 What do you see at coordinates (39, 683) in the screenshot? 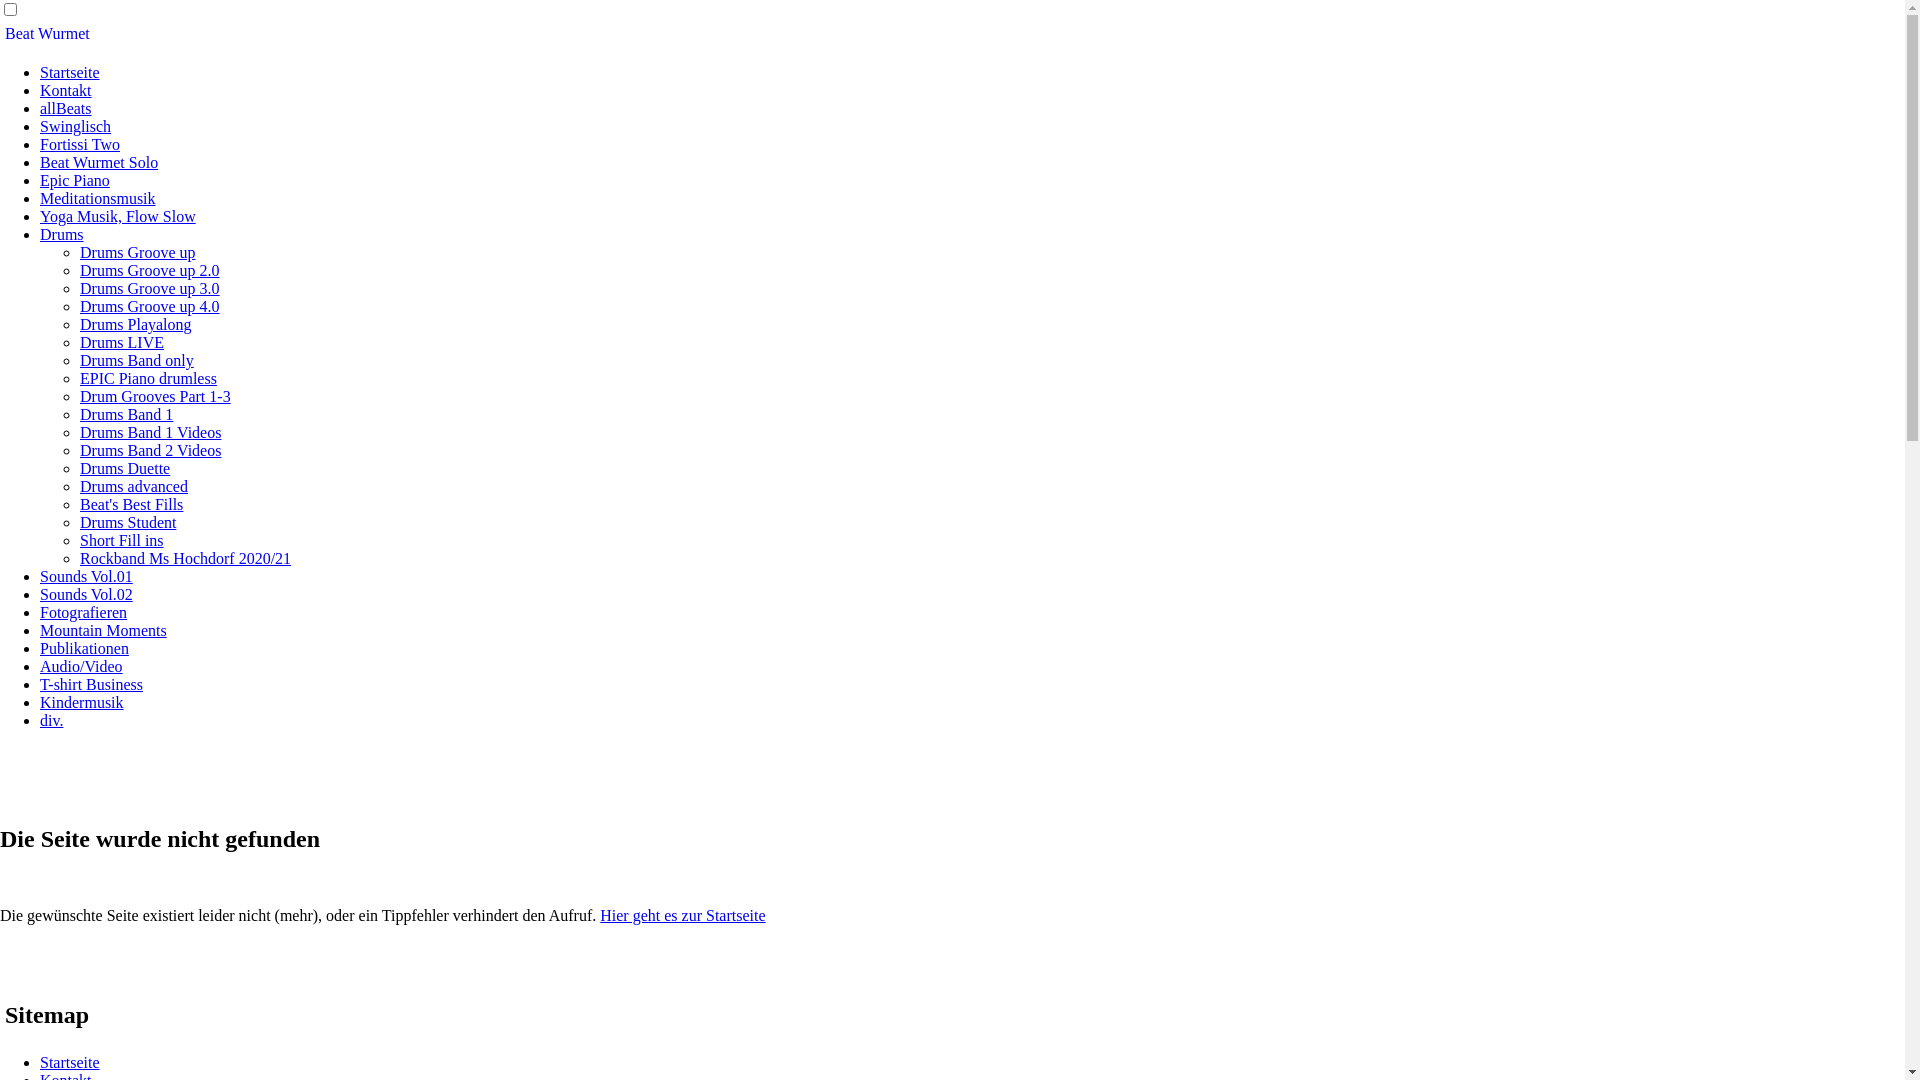
I see `'T-shirt Business'` at bounding box center [39, 683].